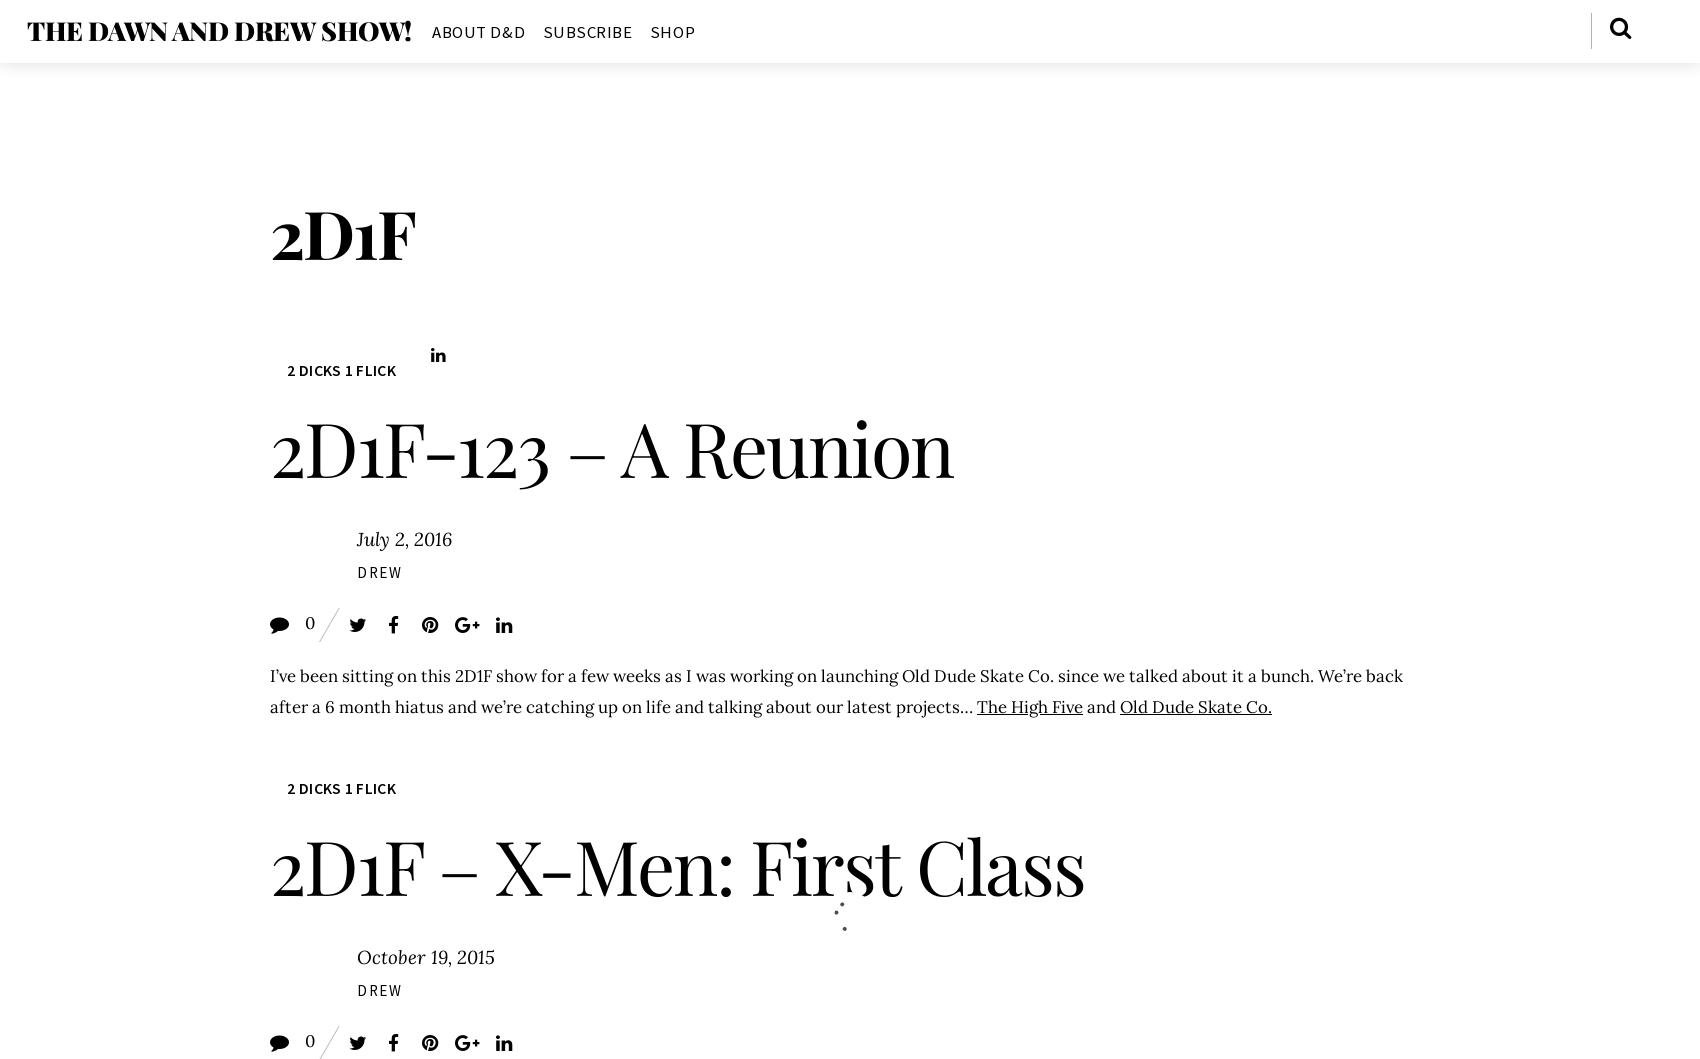 The height and width of the screenshot is (1059, 1700). I want to click on 'Podcasting since 2004 bitches!', so click(142, 31).